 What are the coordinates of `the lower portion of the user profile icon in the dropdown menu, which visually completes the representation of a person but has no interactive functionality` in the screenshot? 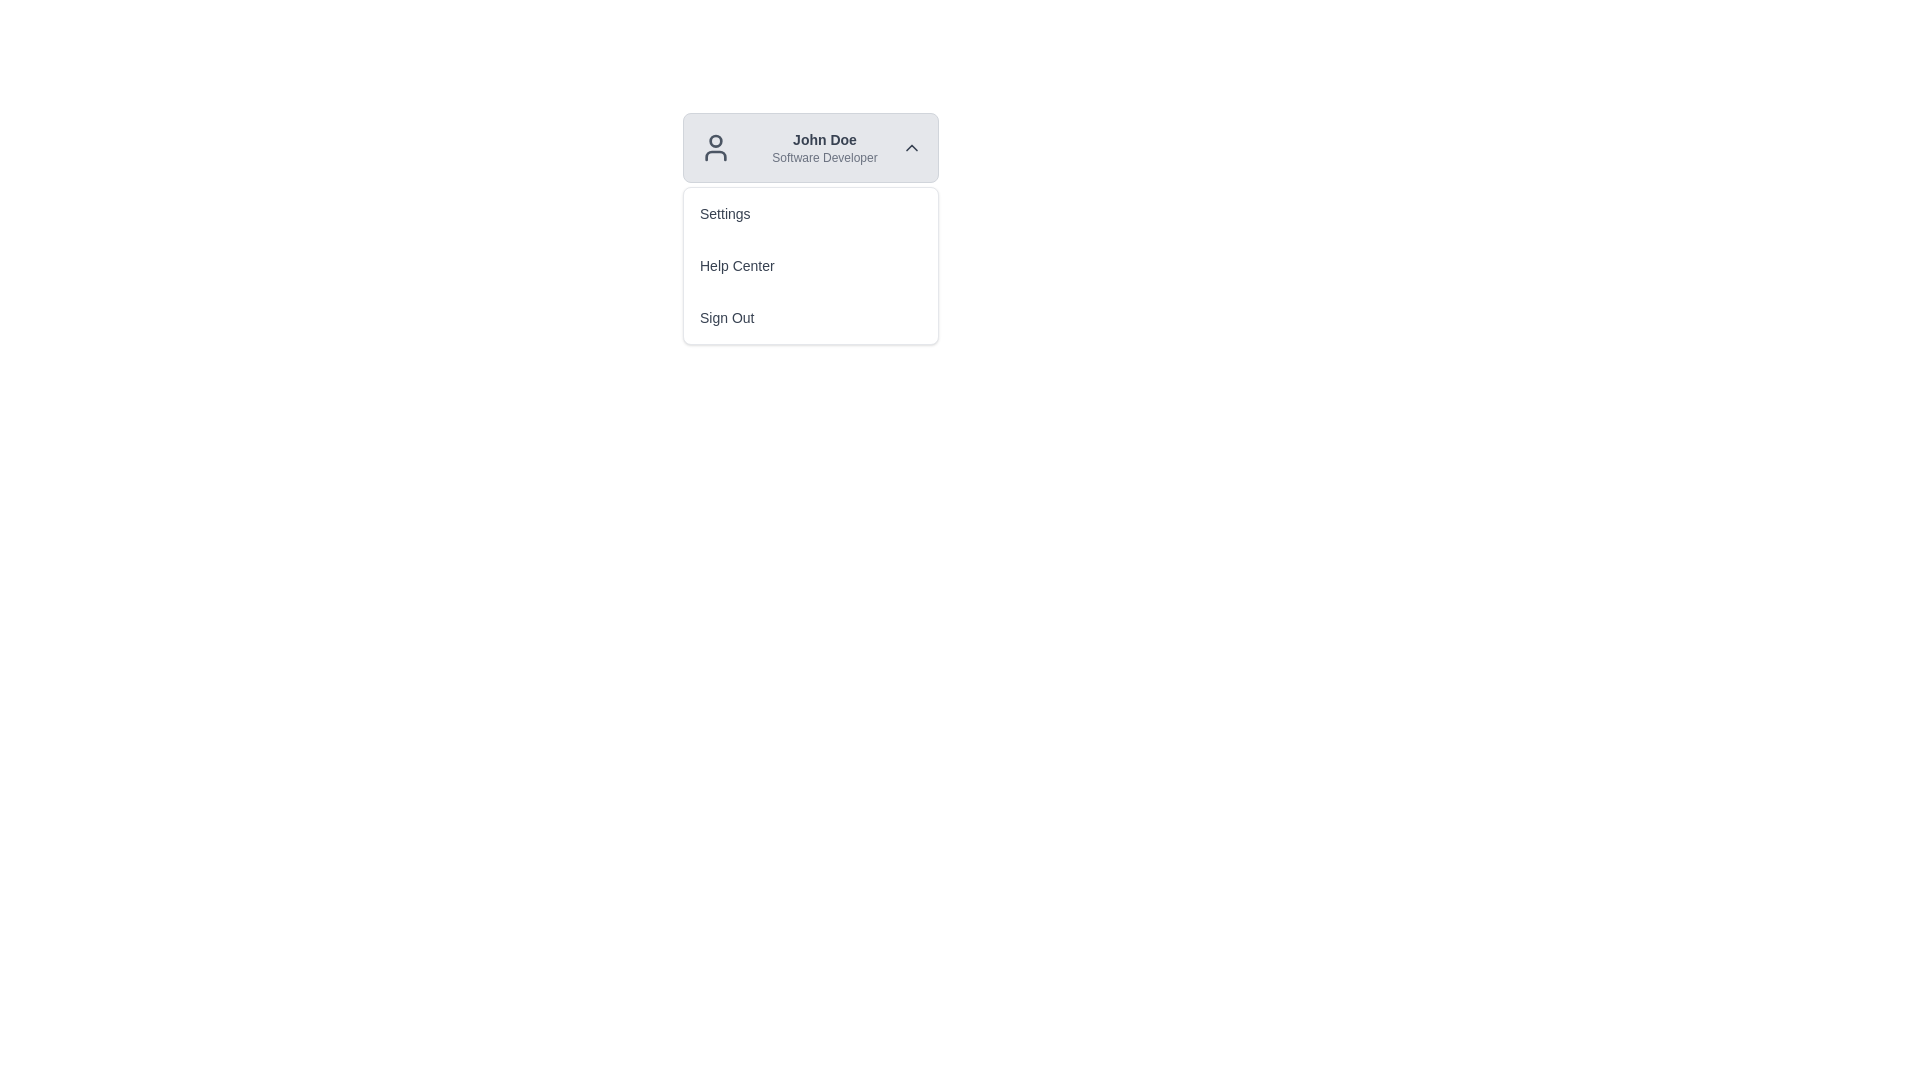 It's located at (715, 154).